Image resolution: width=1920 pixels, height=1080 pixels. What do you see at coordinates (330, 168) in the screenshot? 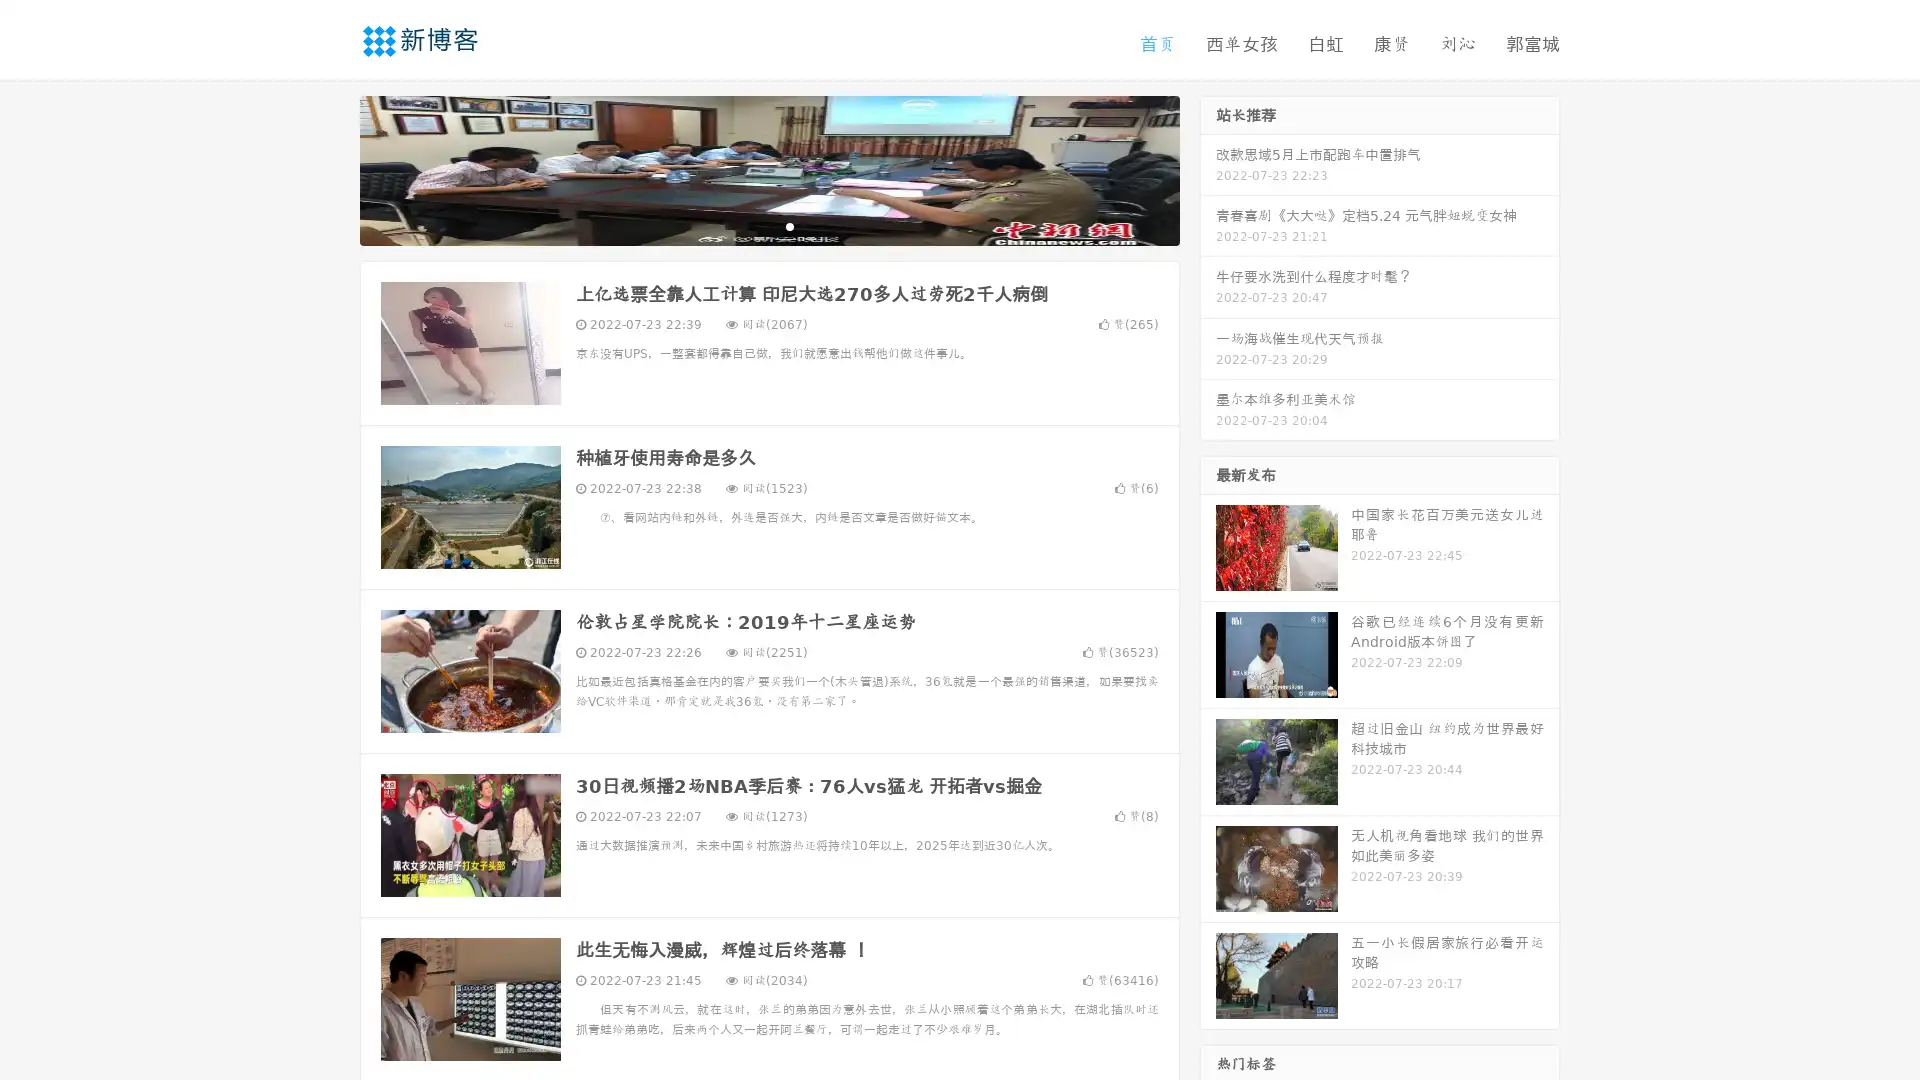
I see `Previous slide` at bounding box center [330, 168].